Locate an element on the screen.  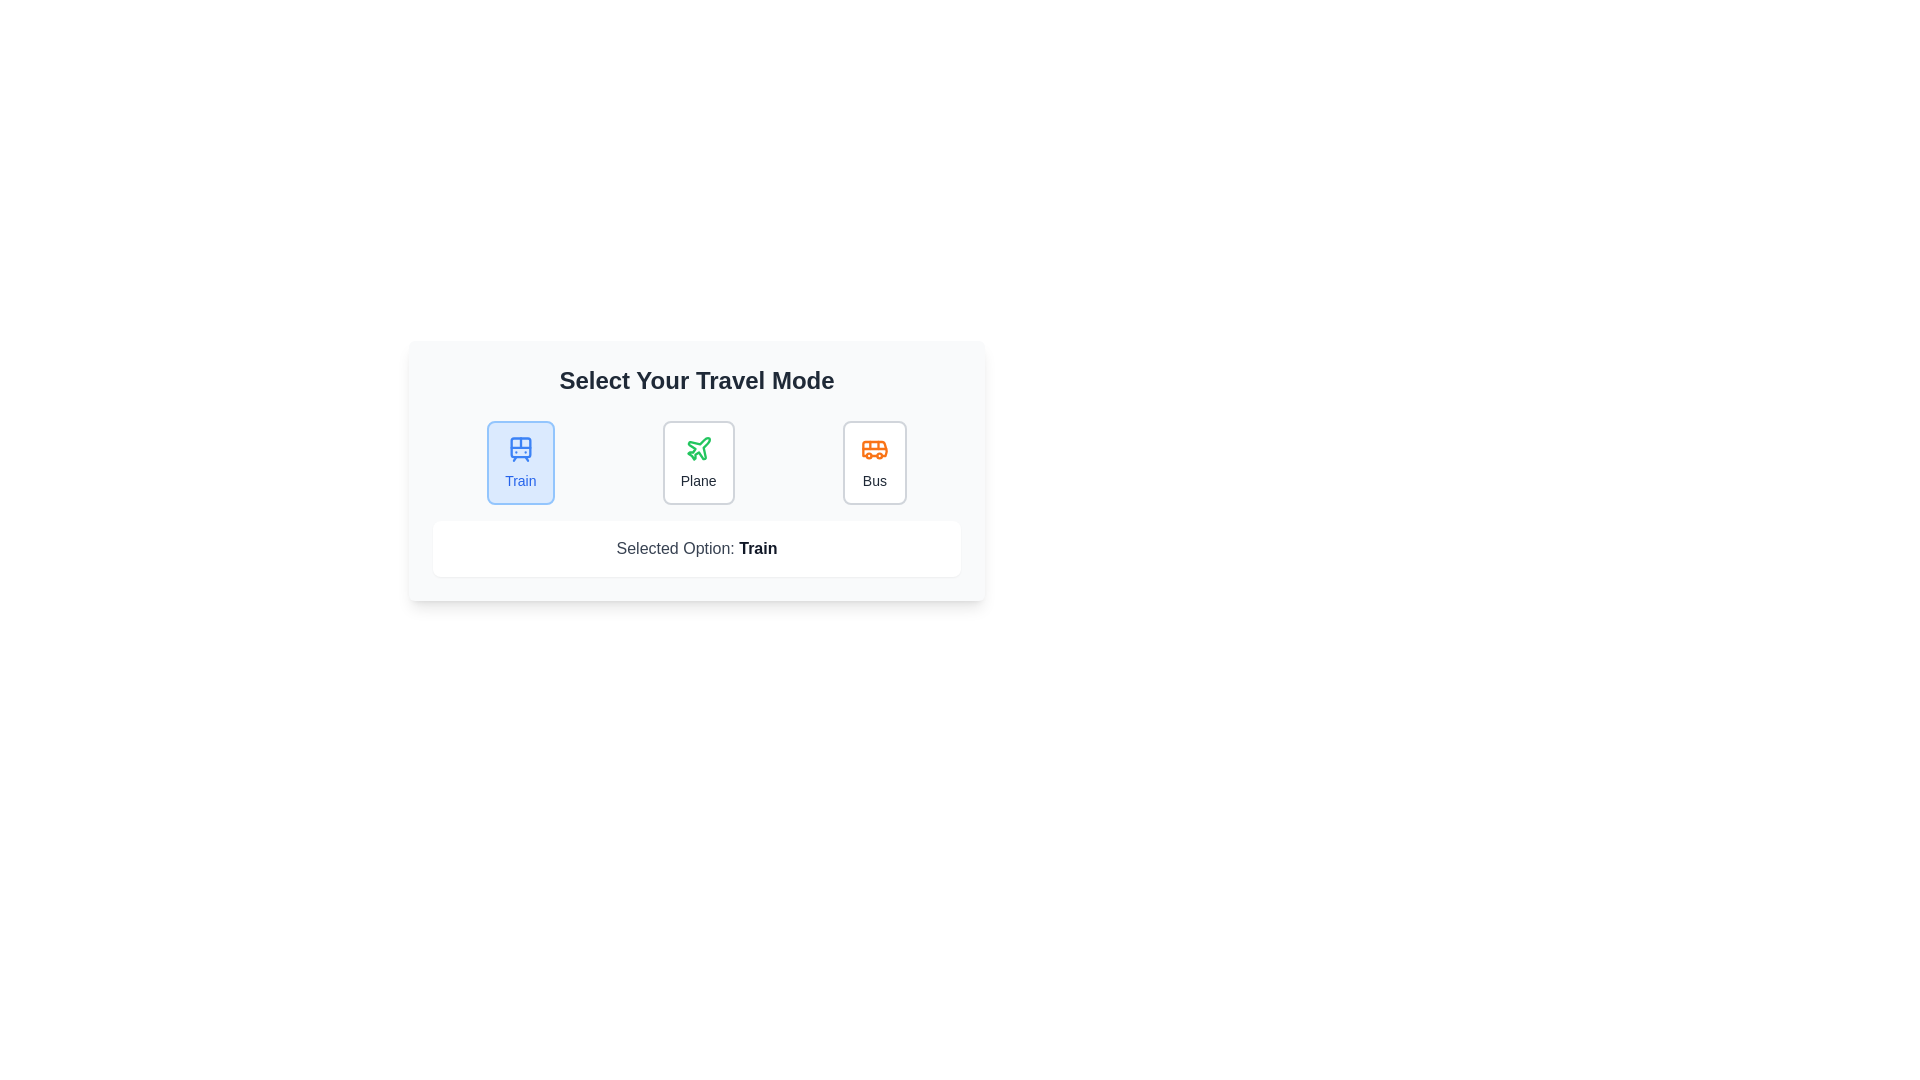
the bold, centered title 'Select Your Travel Mode' which is positioned above the travel mode options is located at coordinates (696, 381).